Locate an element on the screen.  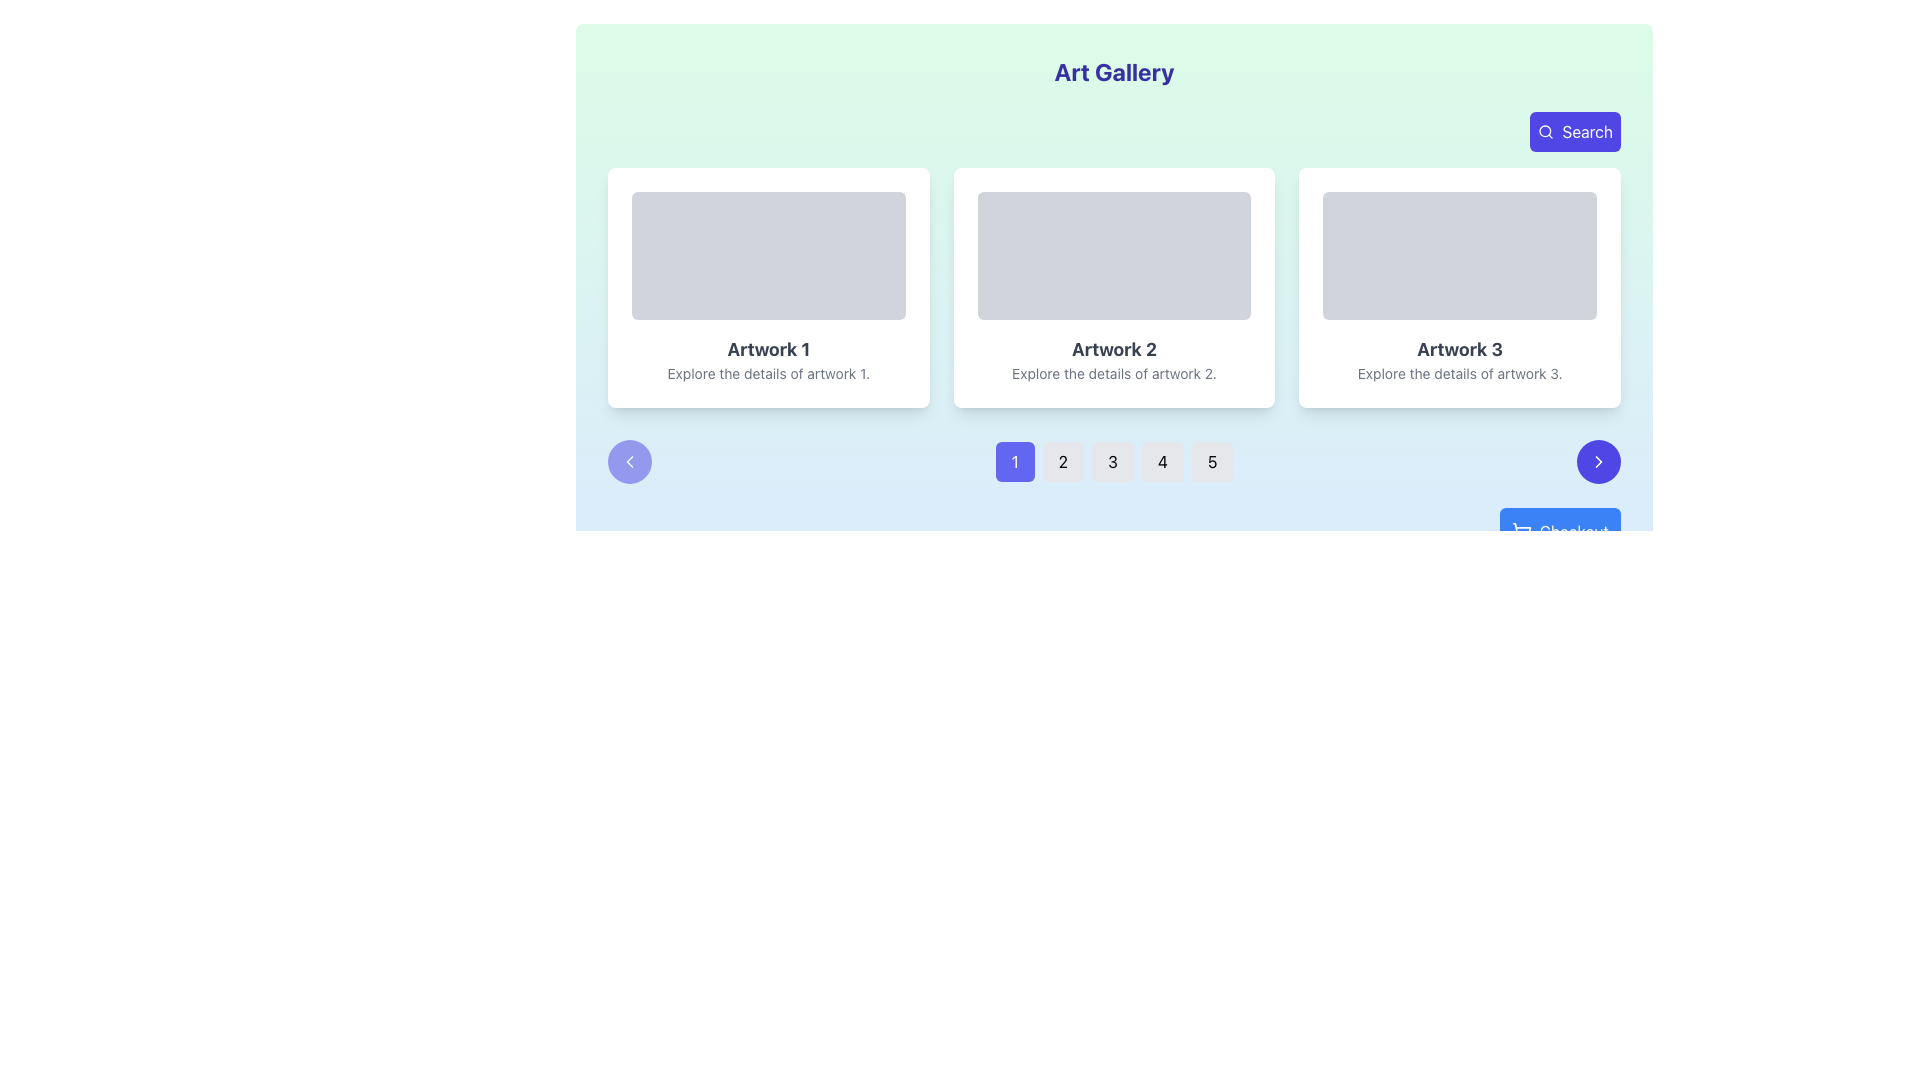
the third button in the pagination control, which is visually highlighted as the active state among its peers is located at coordinates (1113, 462).